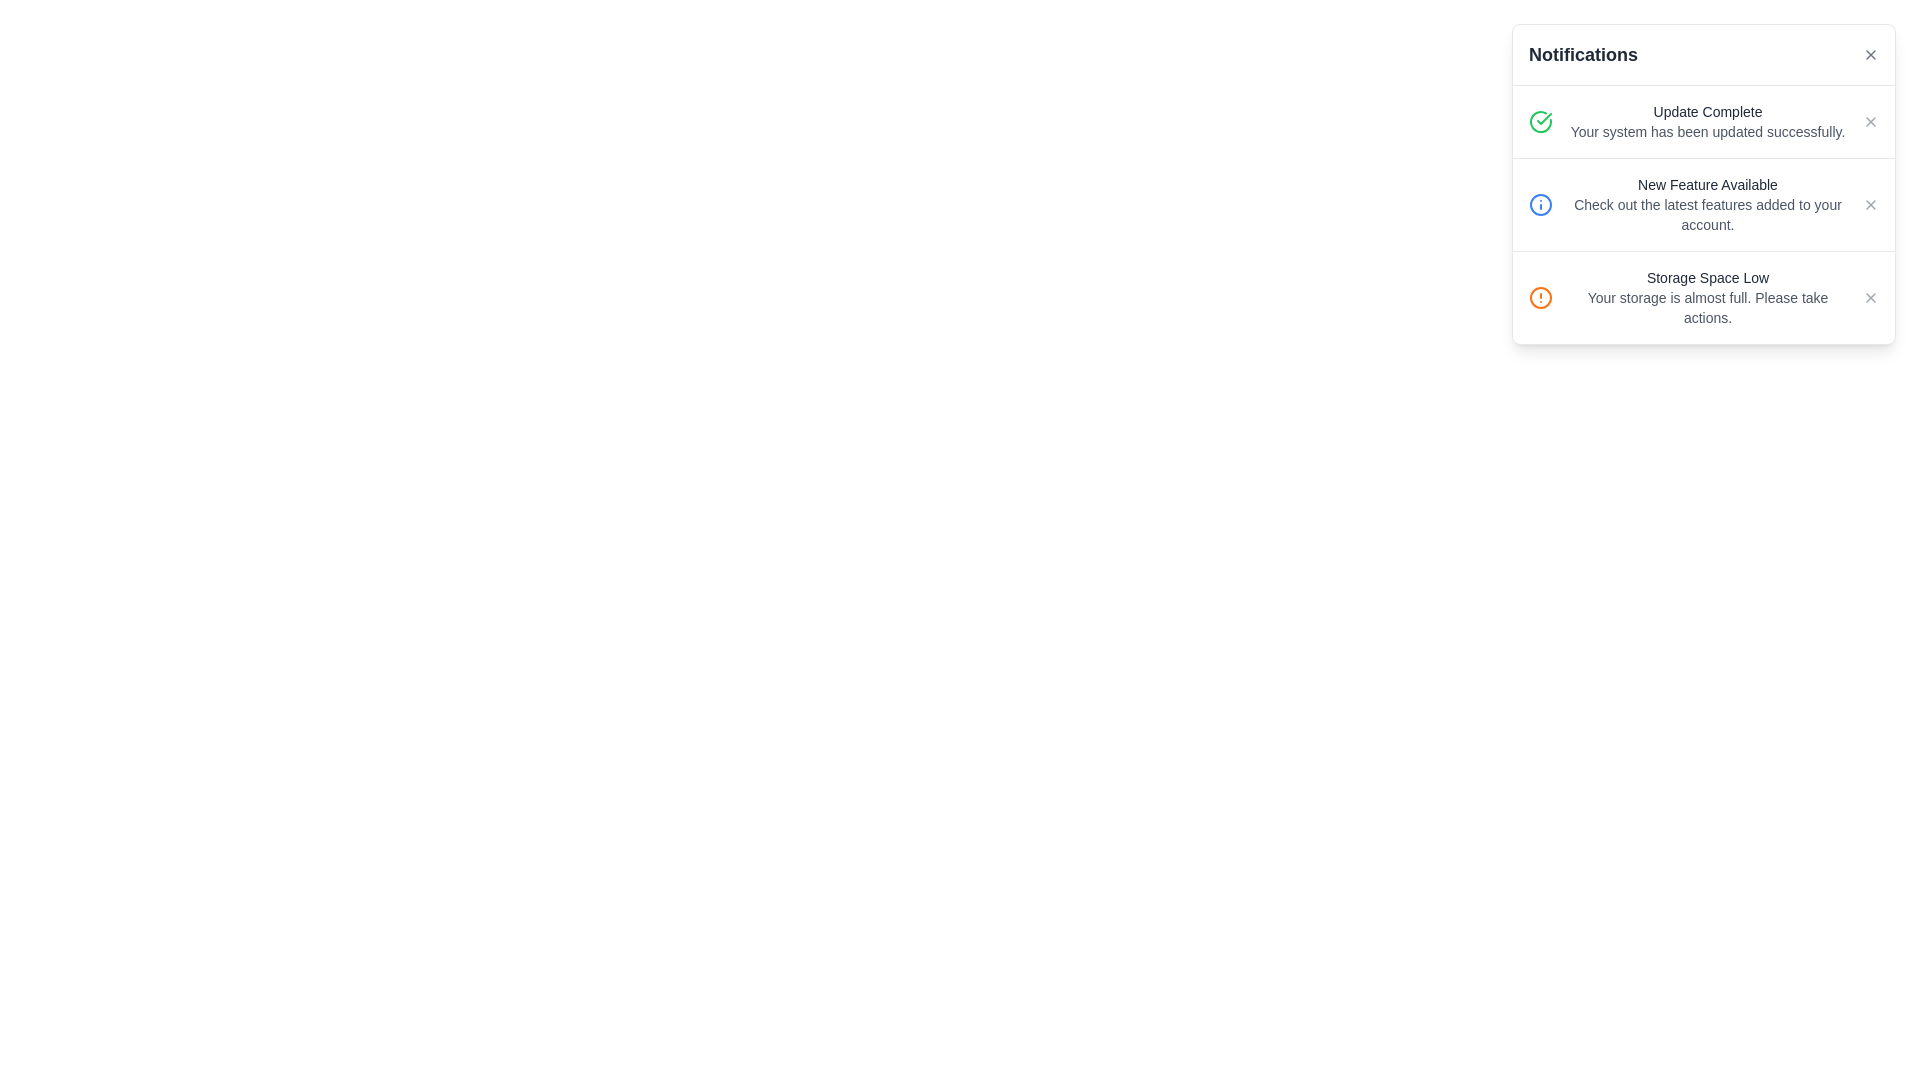 The image size is (1920, 1080). What do you see at coordinates (1582, 53) in the screenshot?
I see `the 'Notifications' header text, which is a bold title displayed in dark gray at the top of the notification card` at bounding box center [1582, 53].